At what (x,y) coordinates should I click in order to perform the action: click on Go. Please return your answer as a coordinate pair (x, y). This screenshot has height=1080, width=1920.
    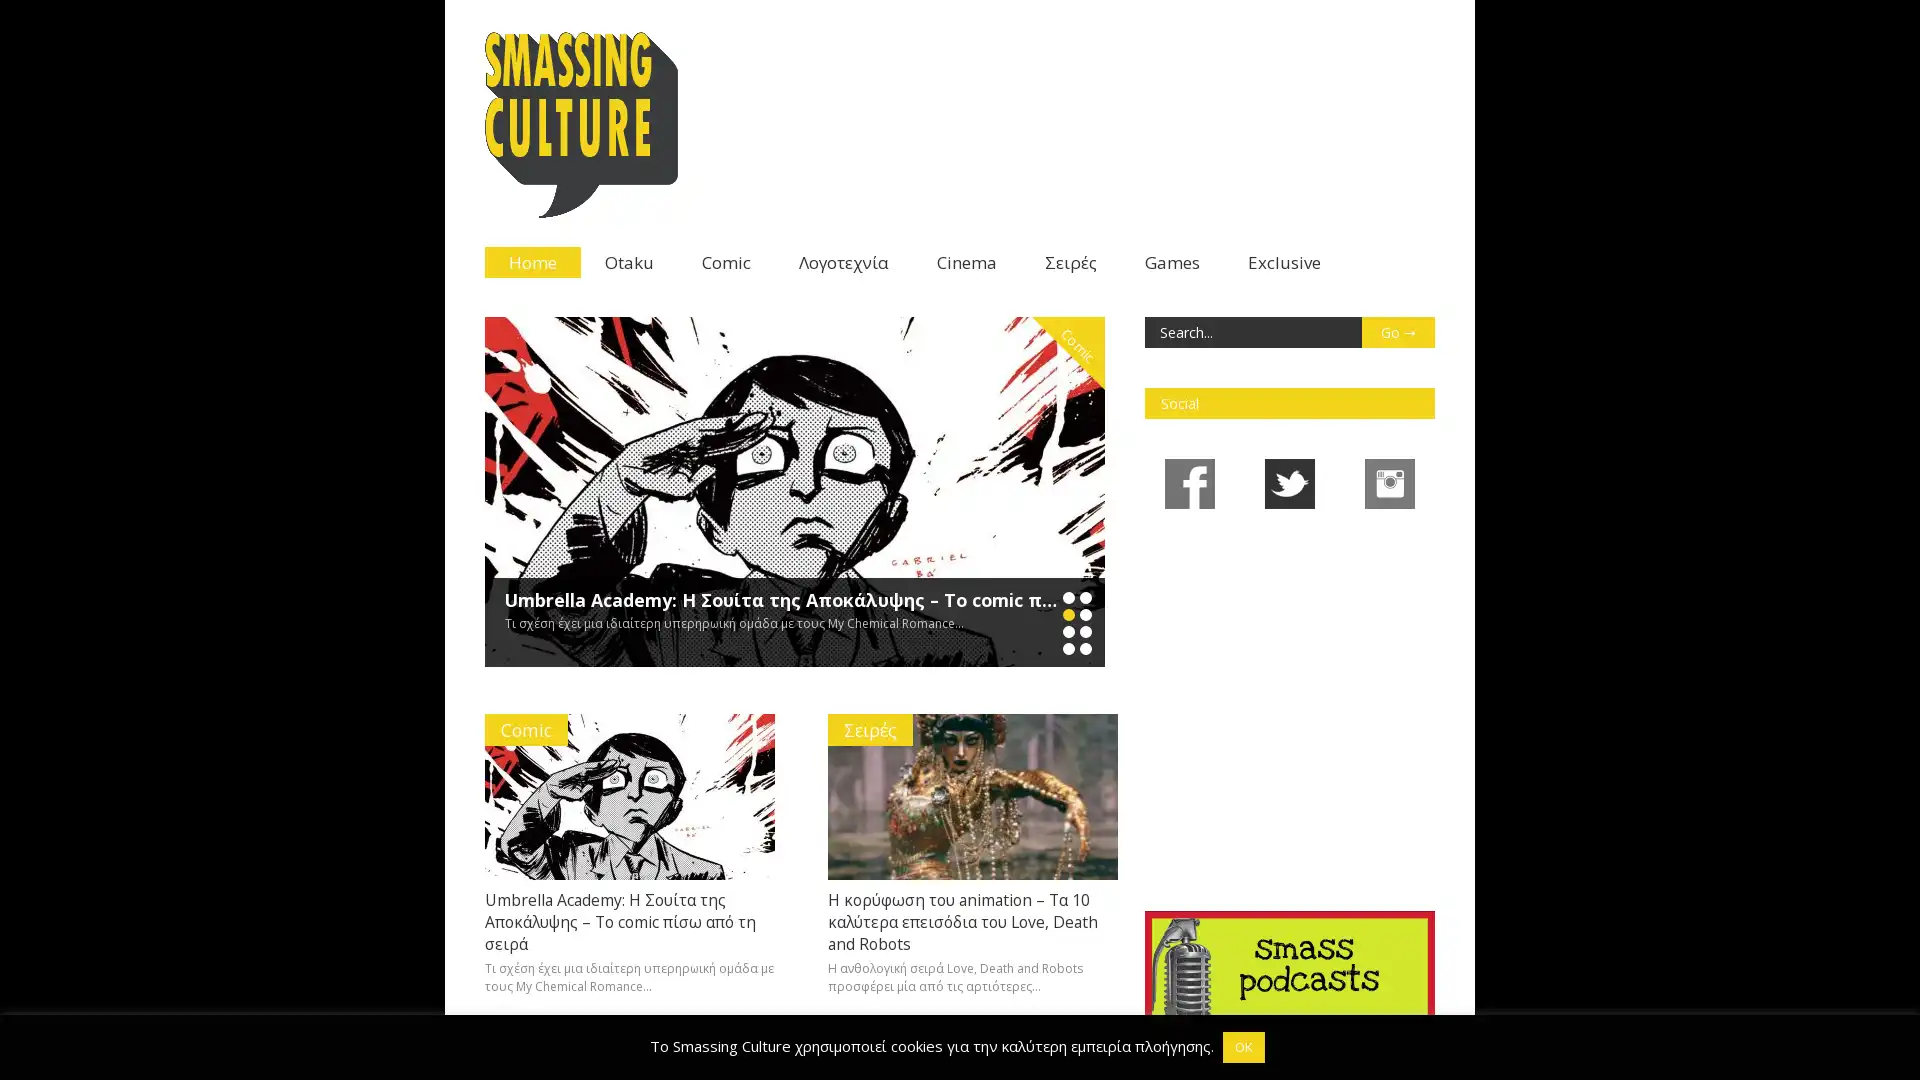
    Looking at the image, I should click on (1396, 331).